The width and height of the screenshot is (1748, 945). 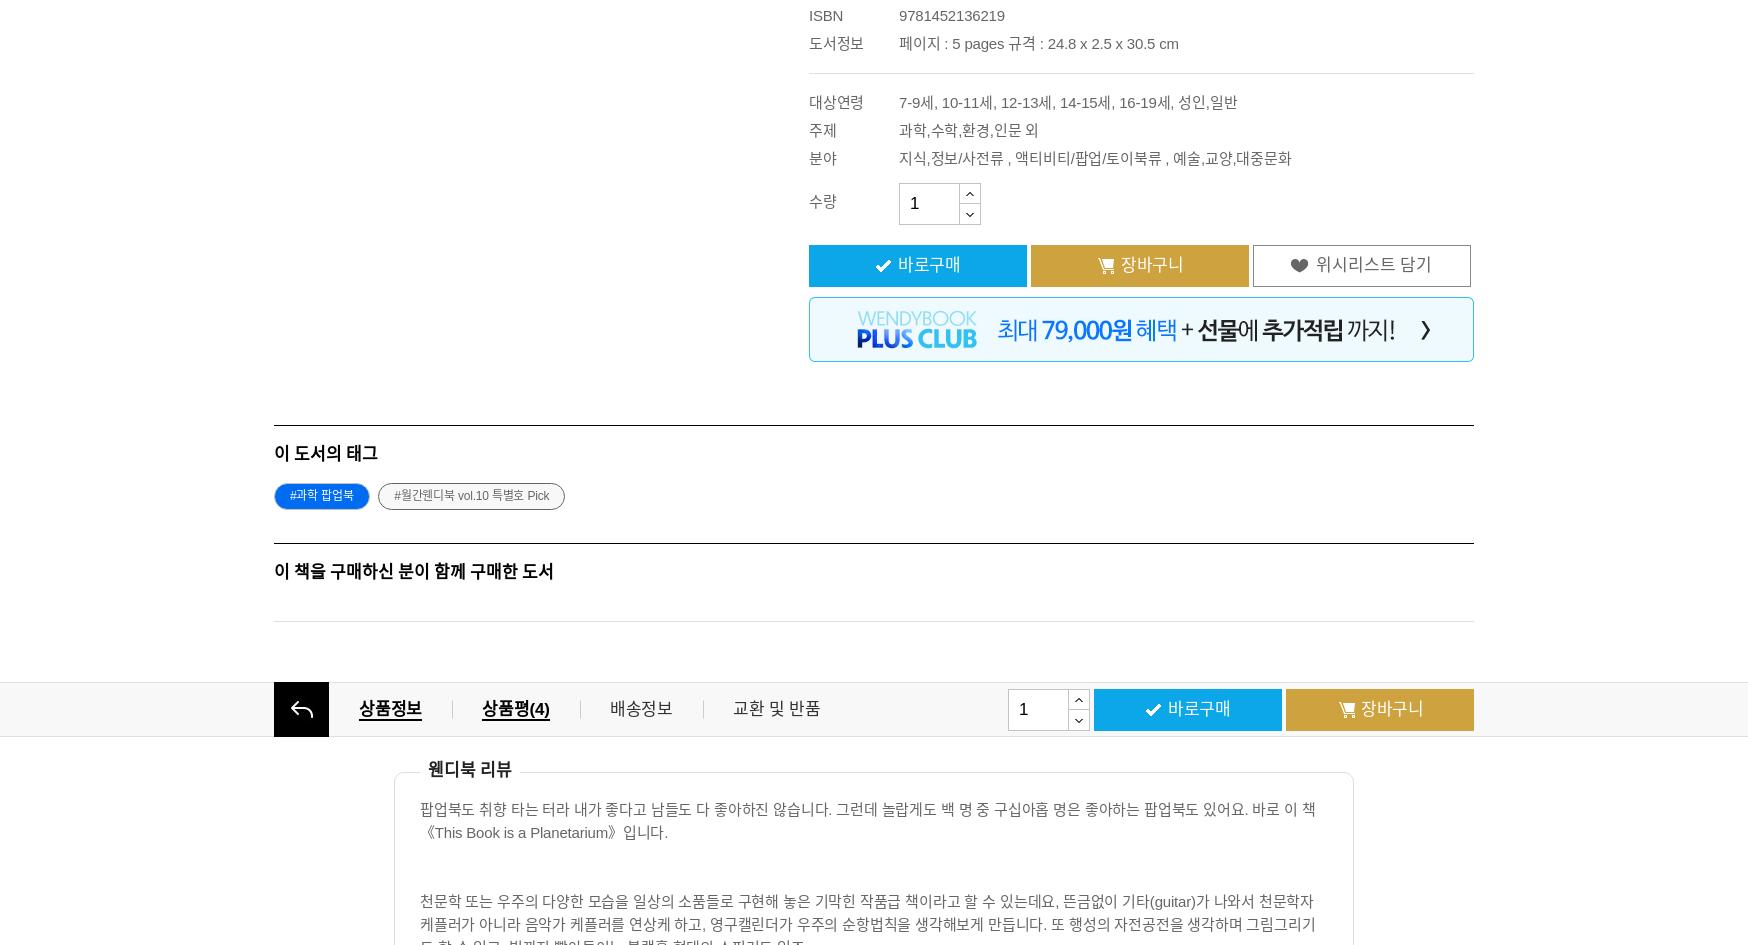 What do you see at coordinates (968, 129) in the screenshot?
I see `'과학,수학,환경,인문 외'` at bounding box center [968, 129].